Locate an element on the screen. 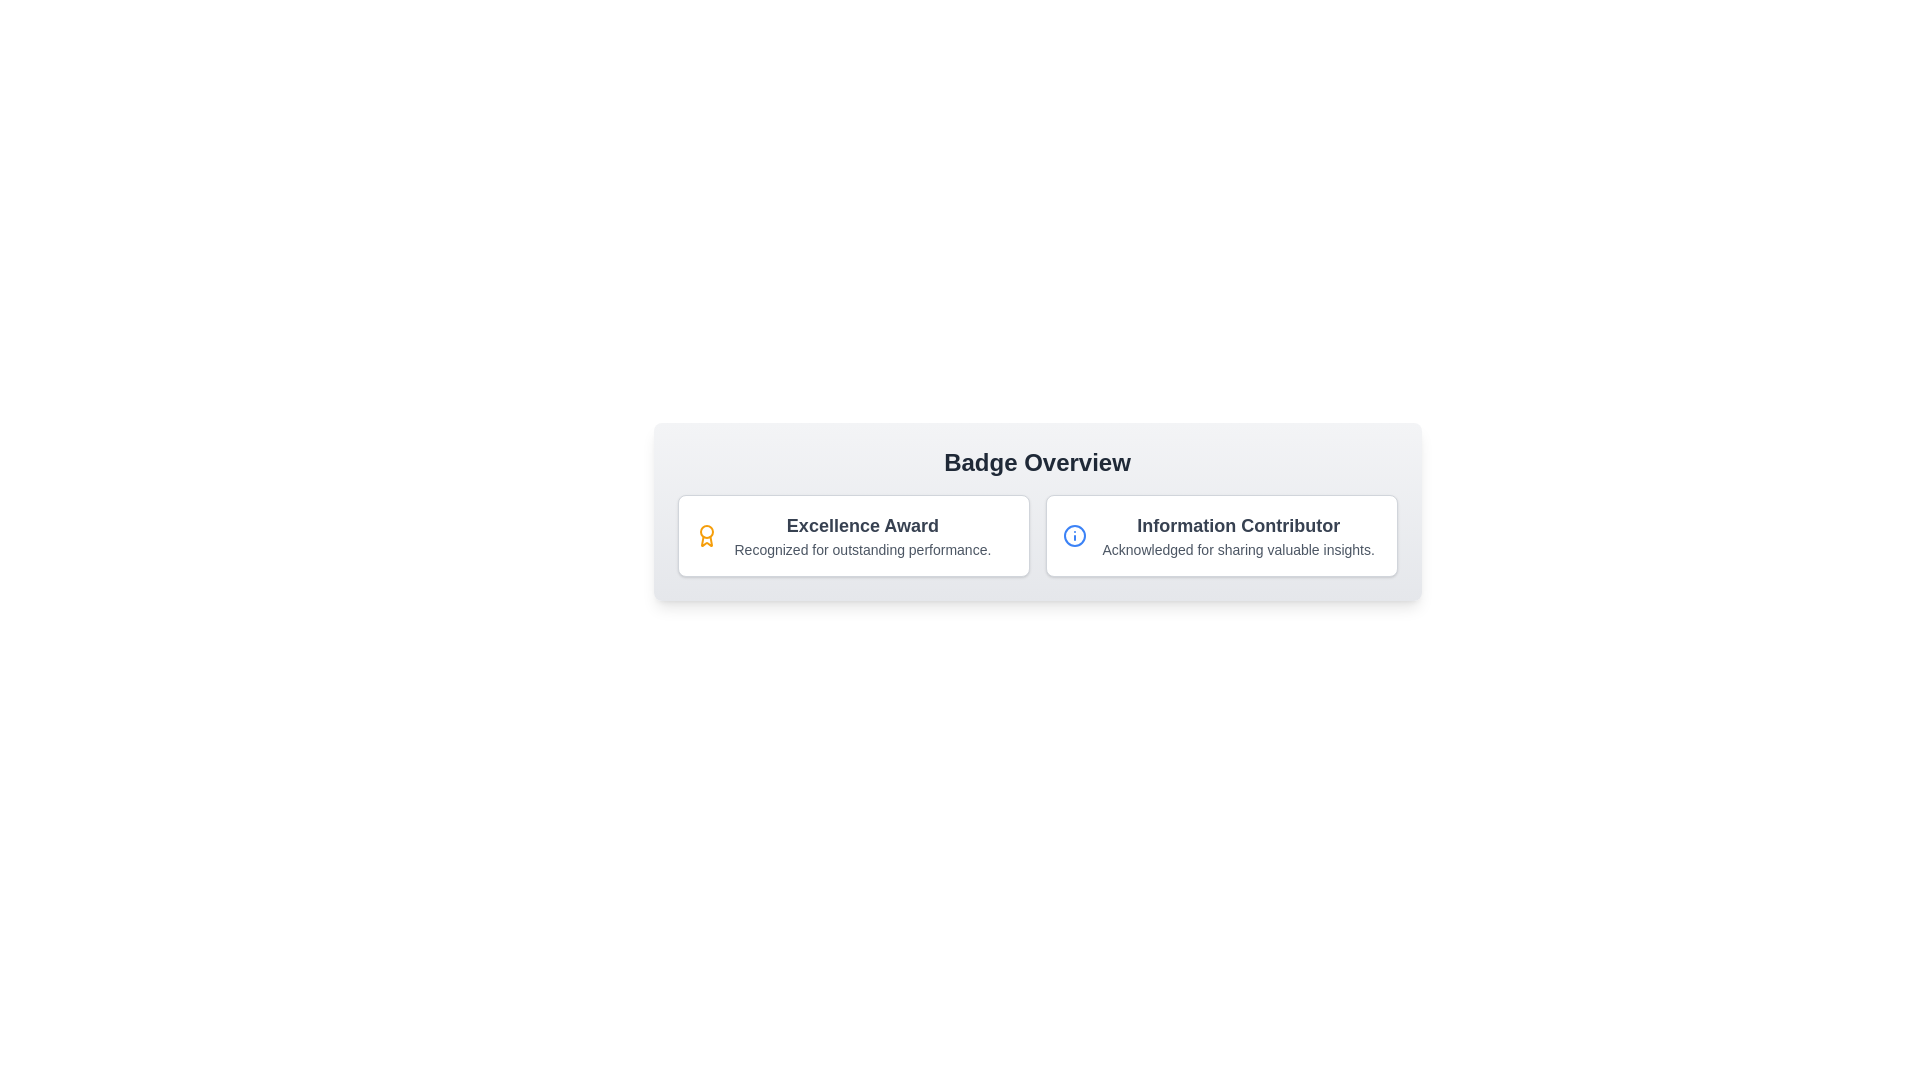 The image size is (1920, 1080). the badge icon in the 'Badge Overview' section that acknowledges sharing valuable insights is located at coordinates (1220, 535).